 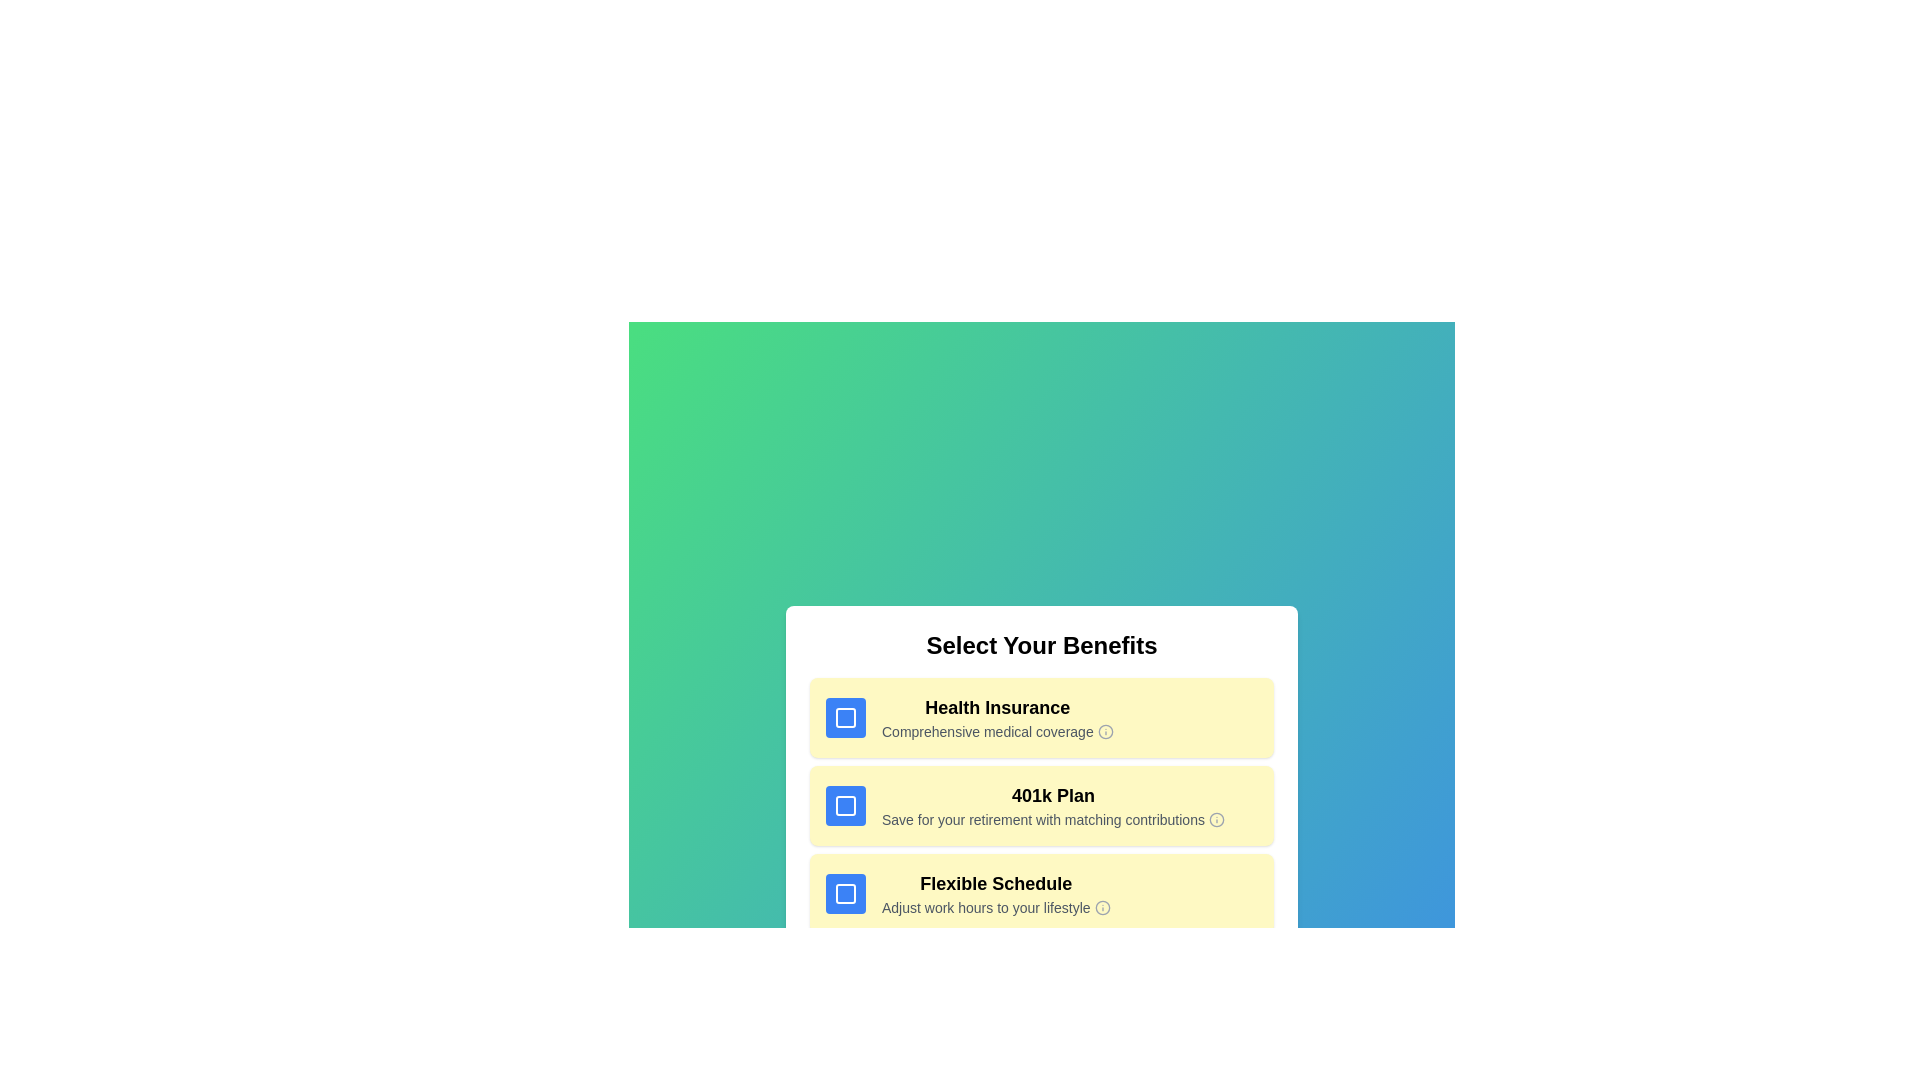 What do you see at coordinates (845, 893) in the screenshot?
I see `the checkbox for the benefit titled Flexible Schedule` at bounding box center [845, 893].